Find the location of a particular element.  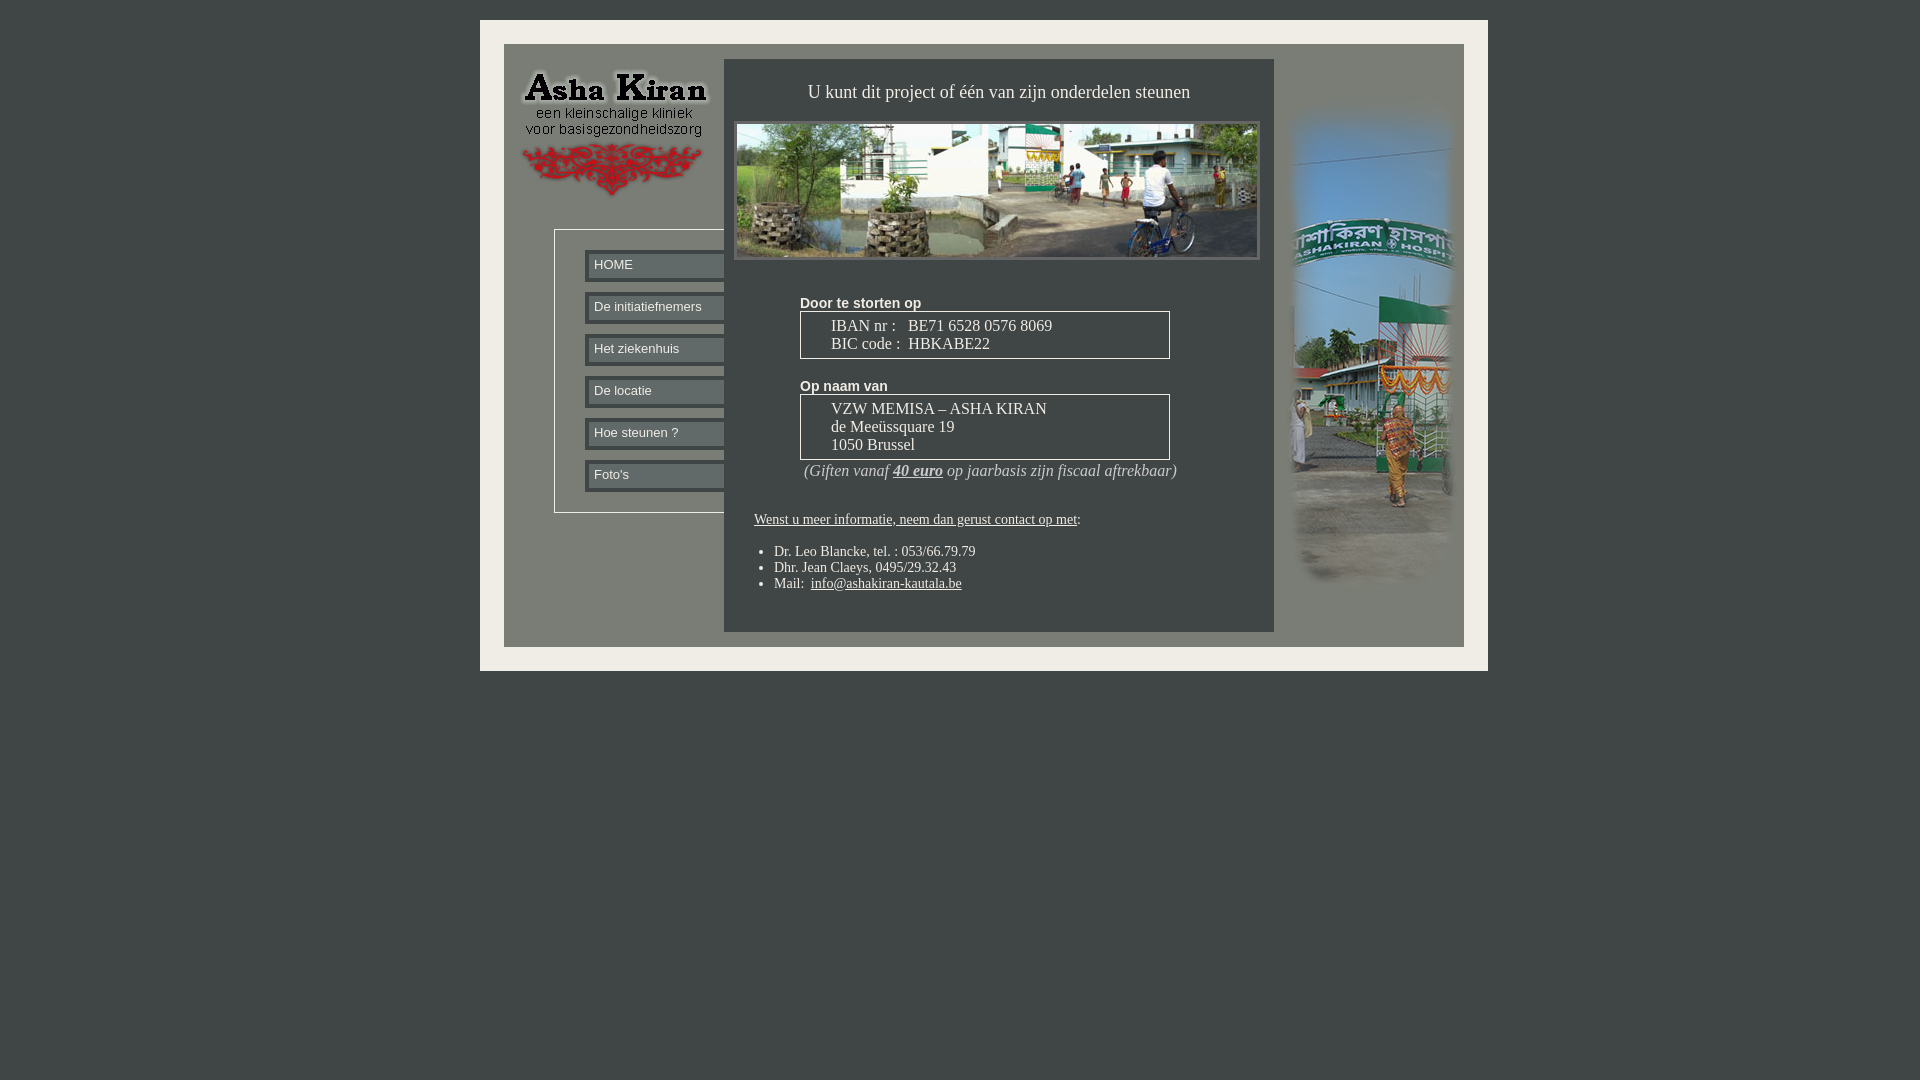

'Het ziekenhuis' is located at coordinates (588, 350).